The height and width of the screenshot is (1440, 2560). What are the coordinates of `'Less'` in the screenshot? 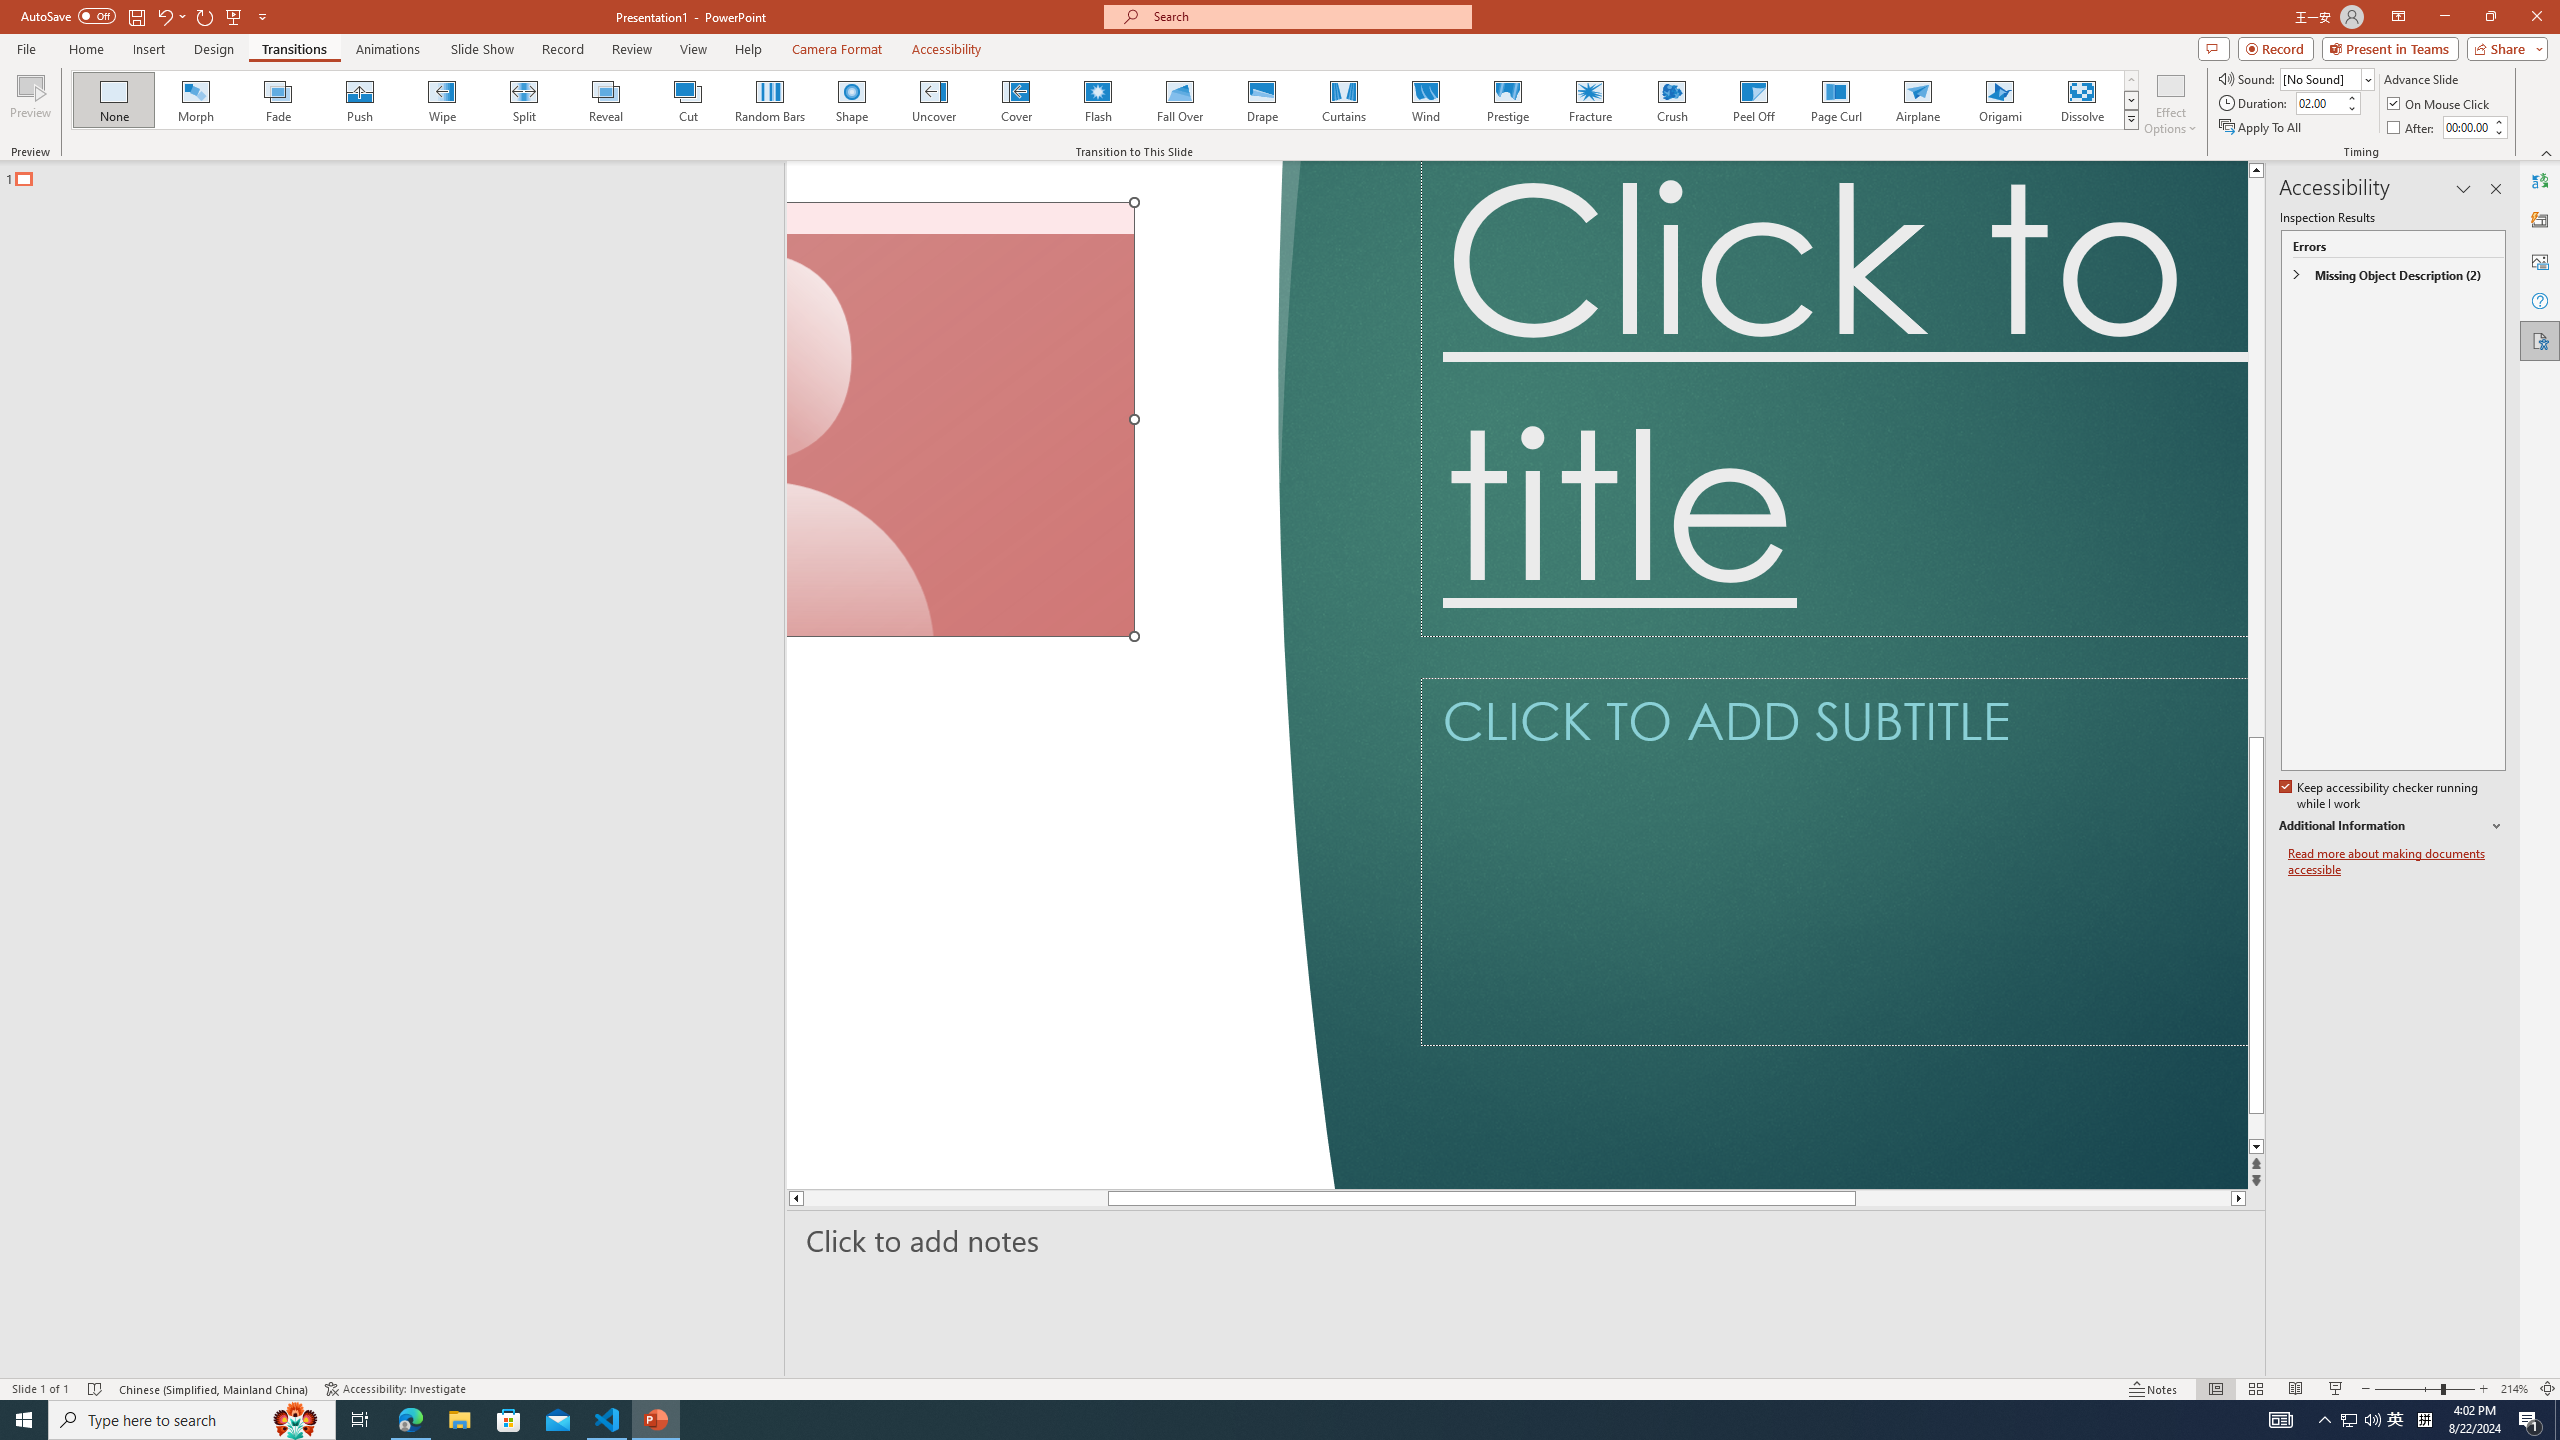 It's located at (2498, 131).